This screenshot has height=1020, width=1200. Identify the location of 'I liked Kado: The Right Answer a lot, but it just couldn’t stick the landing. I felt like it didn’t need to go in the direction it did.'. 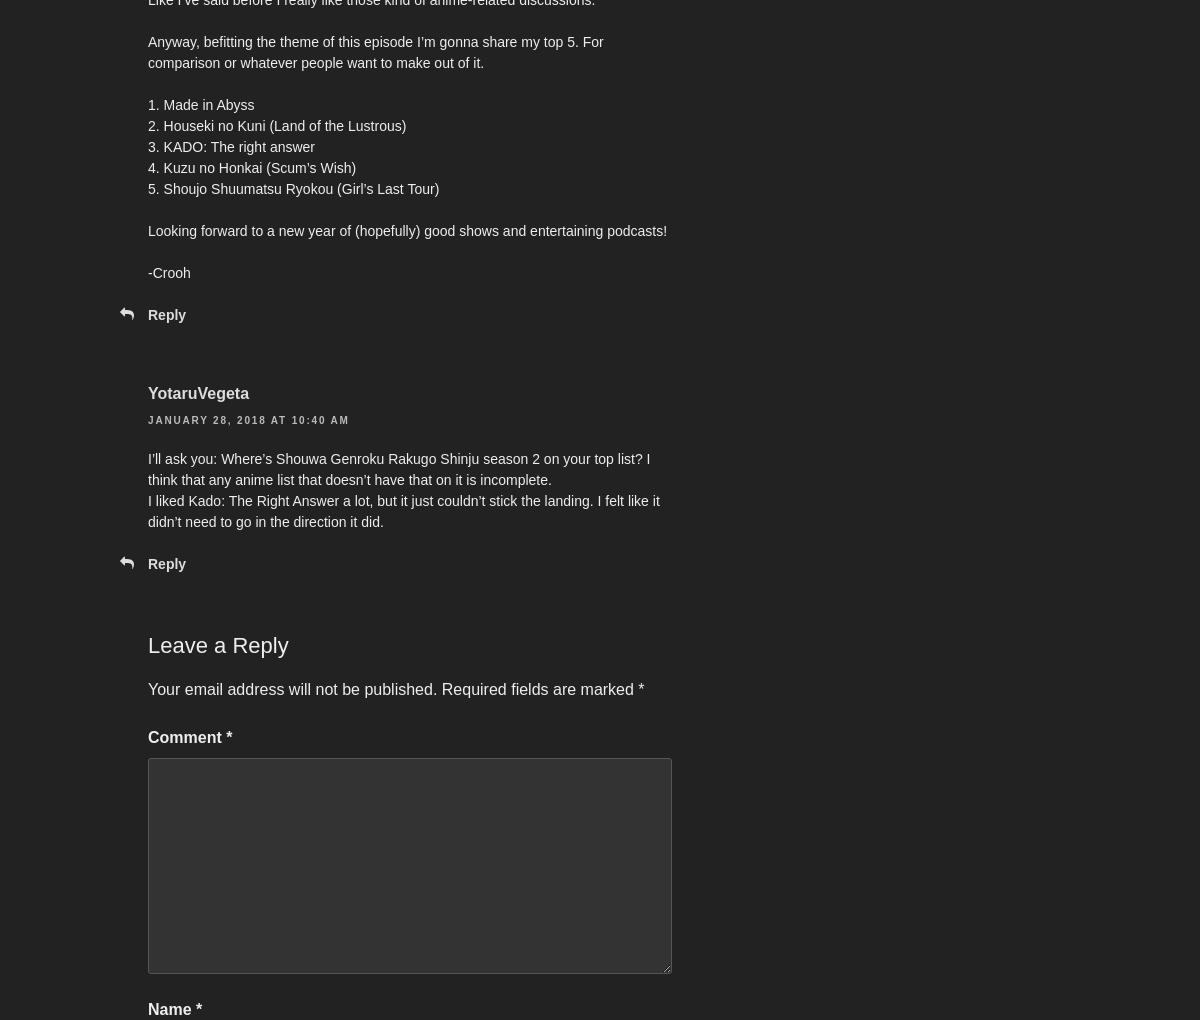
(403, 510).